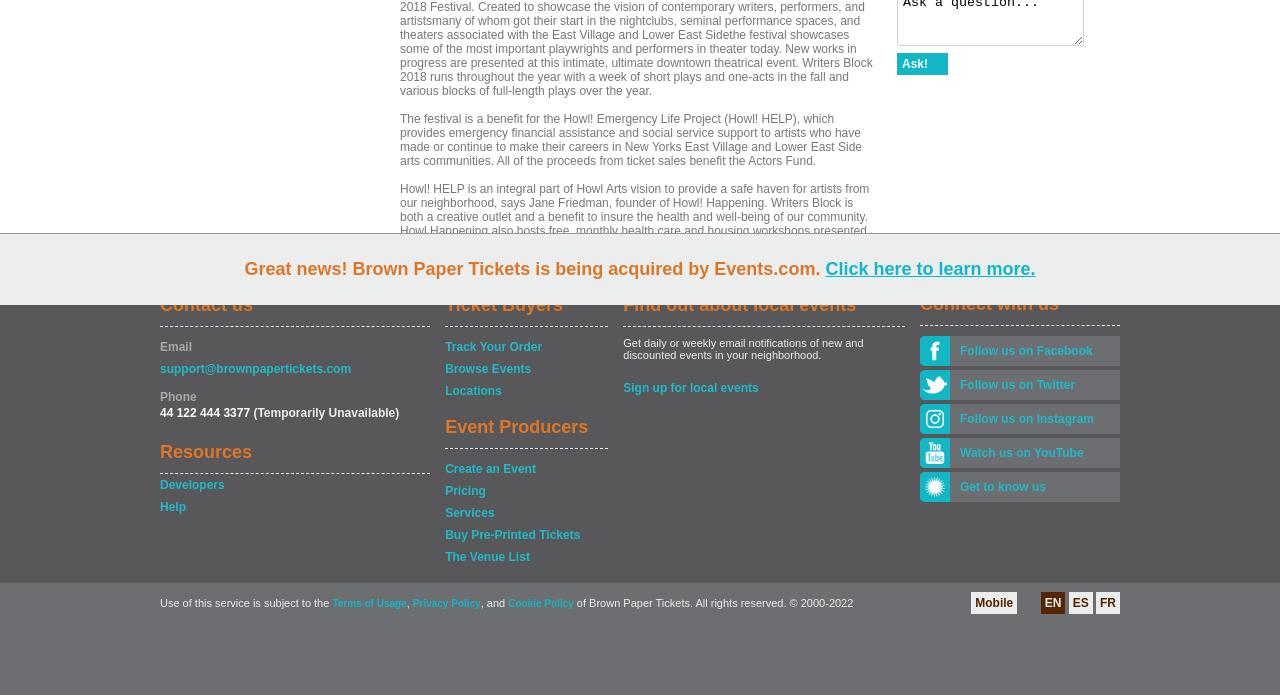  What do you see at coordinates (960, 453) in the screenshot?
I see `'Watch us on YouTube'` at bounding box center [960, 453].